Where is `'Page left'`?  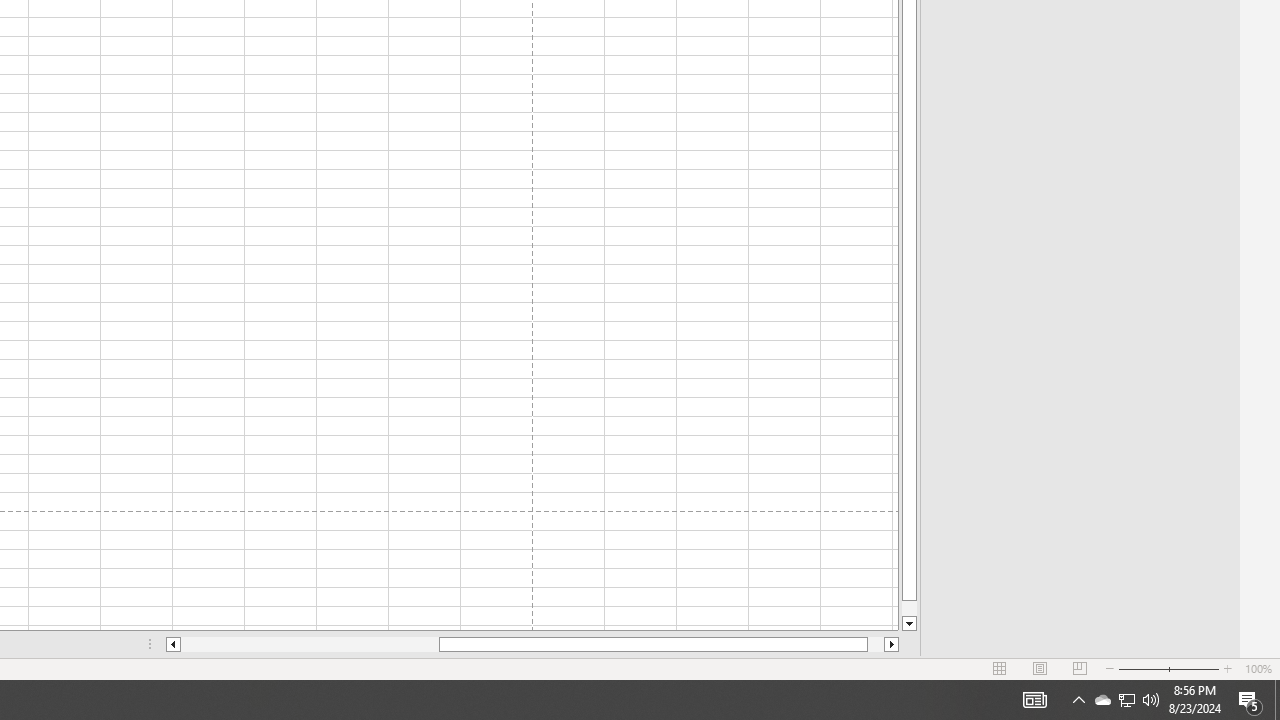 'Page left' is located at coordinates (308, 644).